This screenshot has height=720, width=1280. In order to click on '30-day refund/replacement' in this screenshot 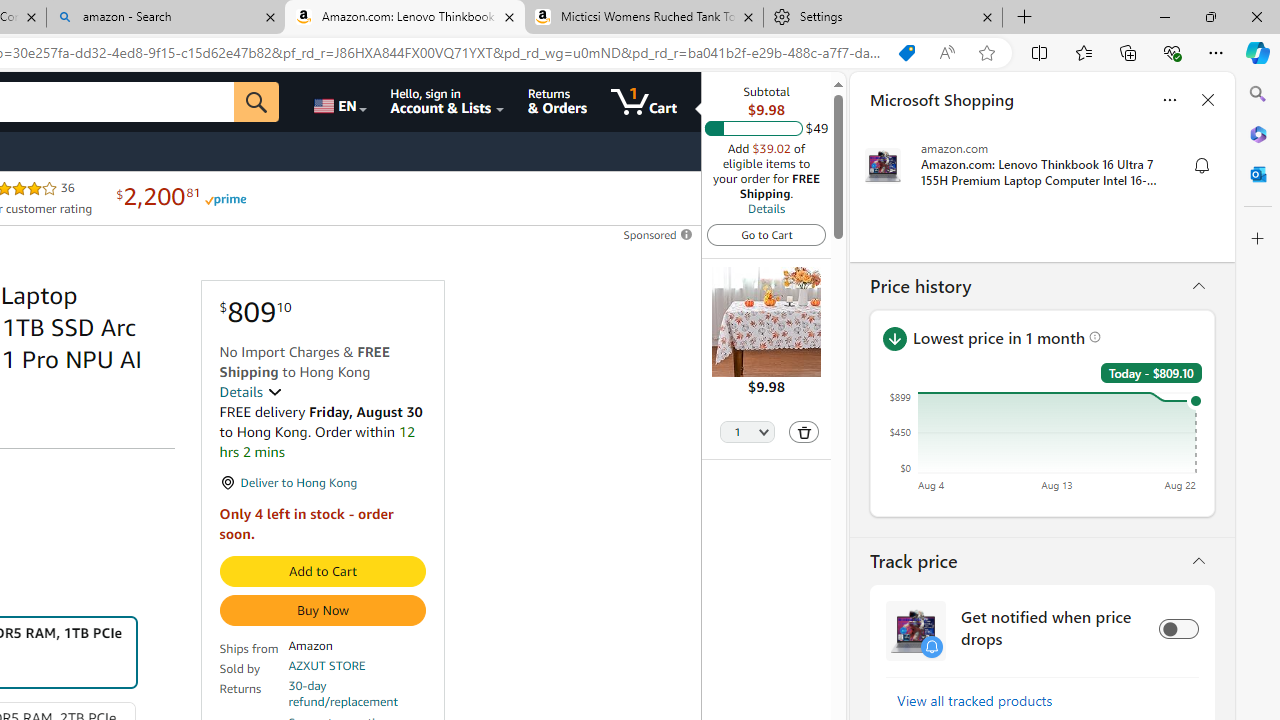, I will do `click(357, 693)`.